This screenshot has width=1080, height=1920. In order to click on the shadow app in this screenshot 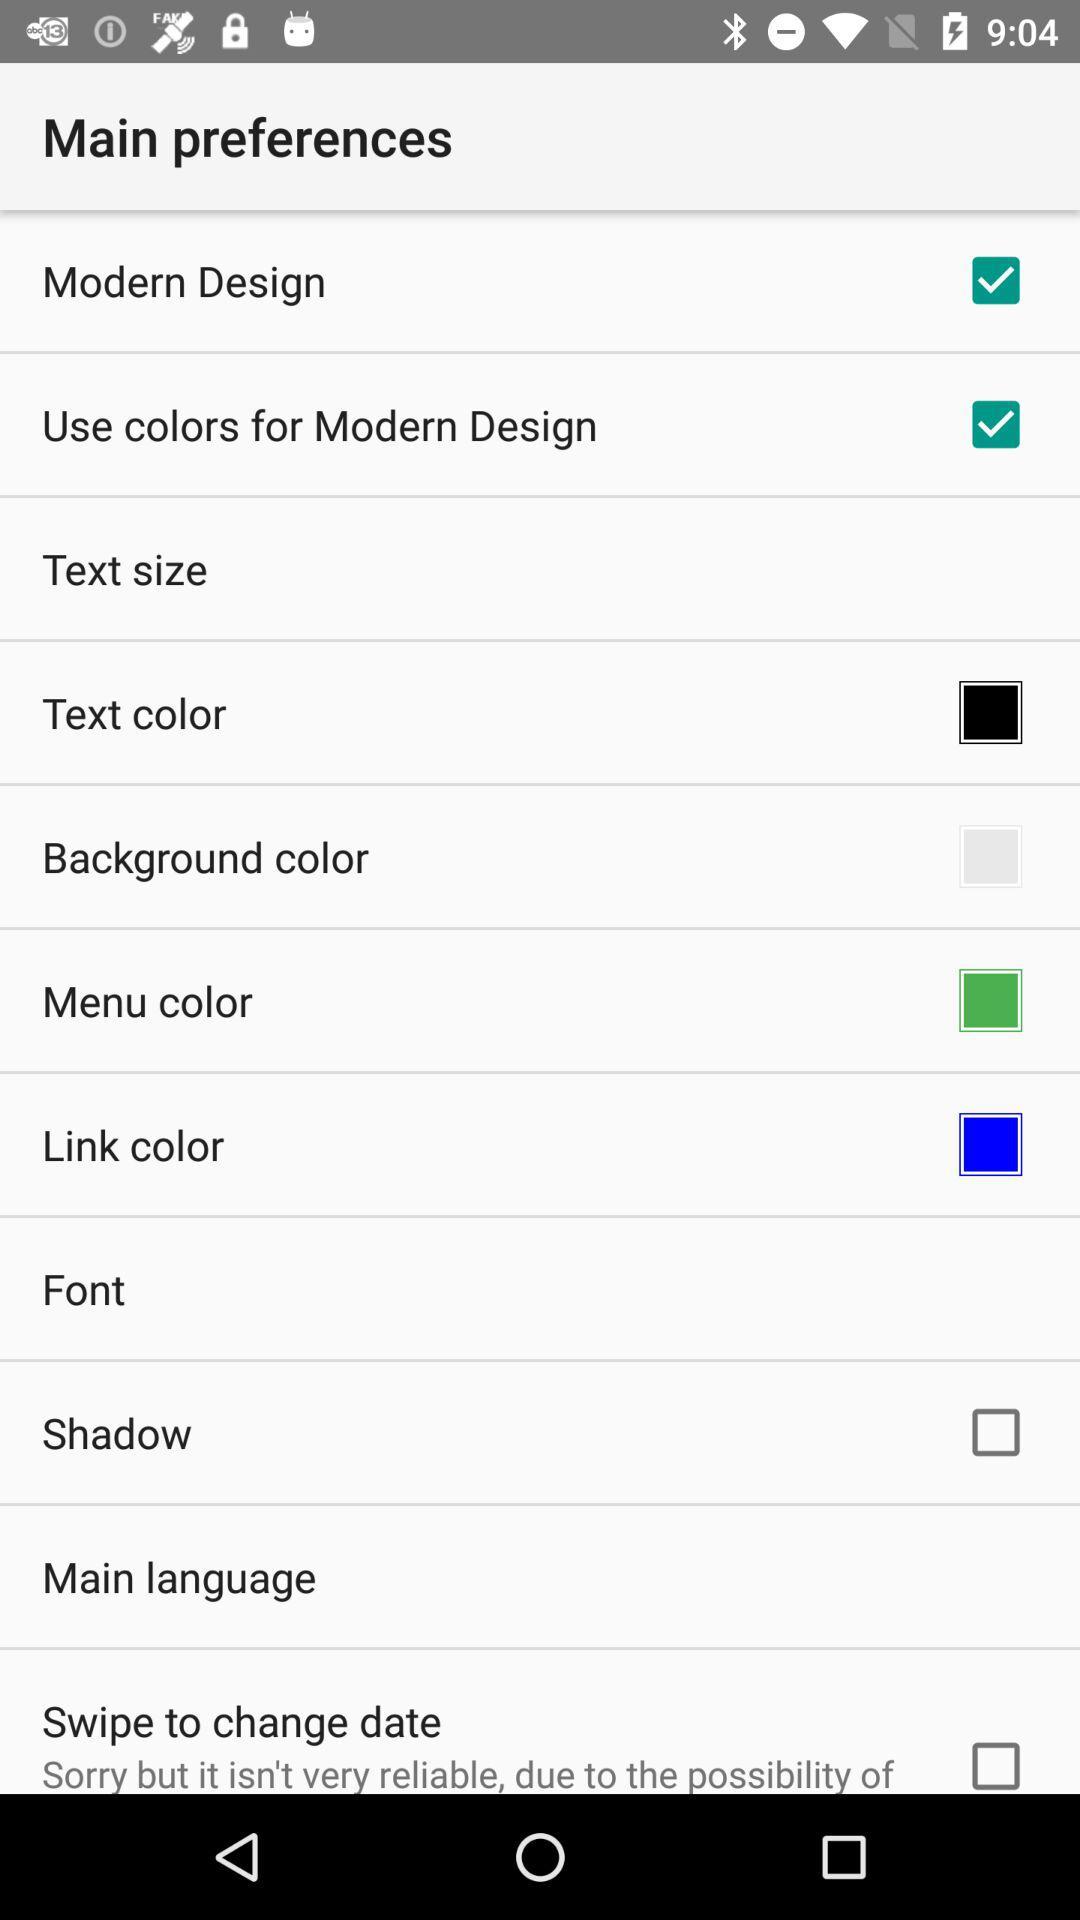, I will do `click(116, 1431)`.